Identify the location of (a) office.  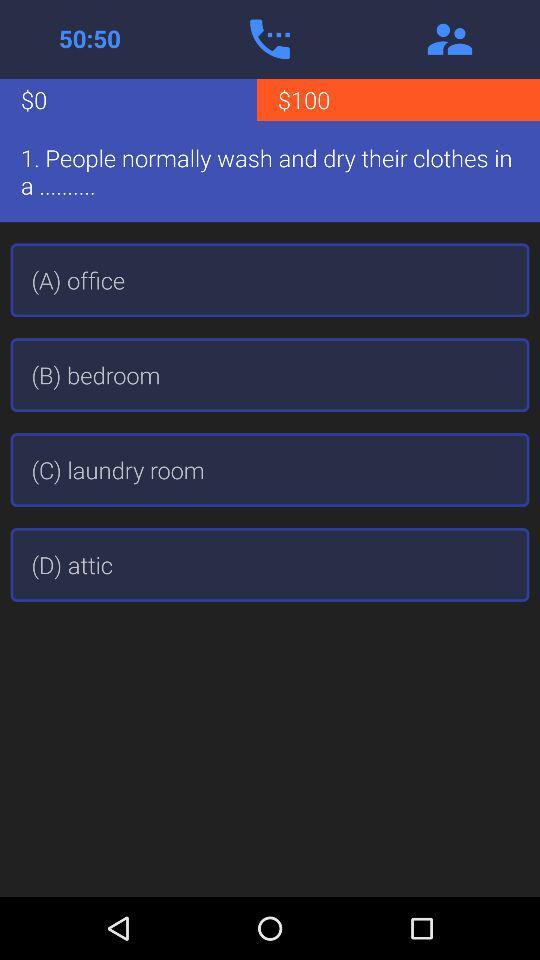
(270, 279).